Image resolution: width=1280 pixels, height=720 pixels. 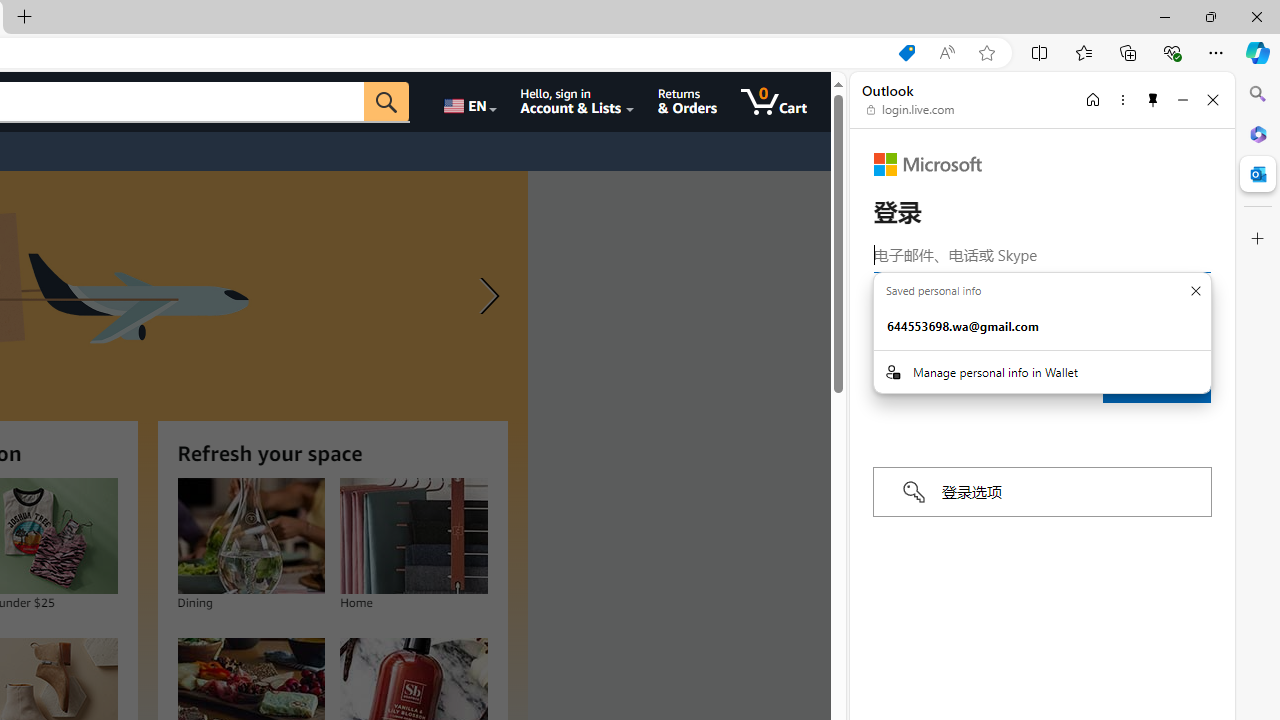 What do you see at coordinates (386, 101) in the screenshot?
I see `'Go'` at bounding box center [386, 101].